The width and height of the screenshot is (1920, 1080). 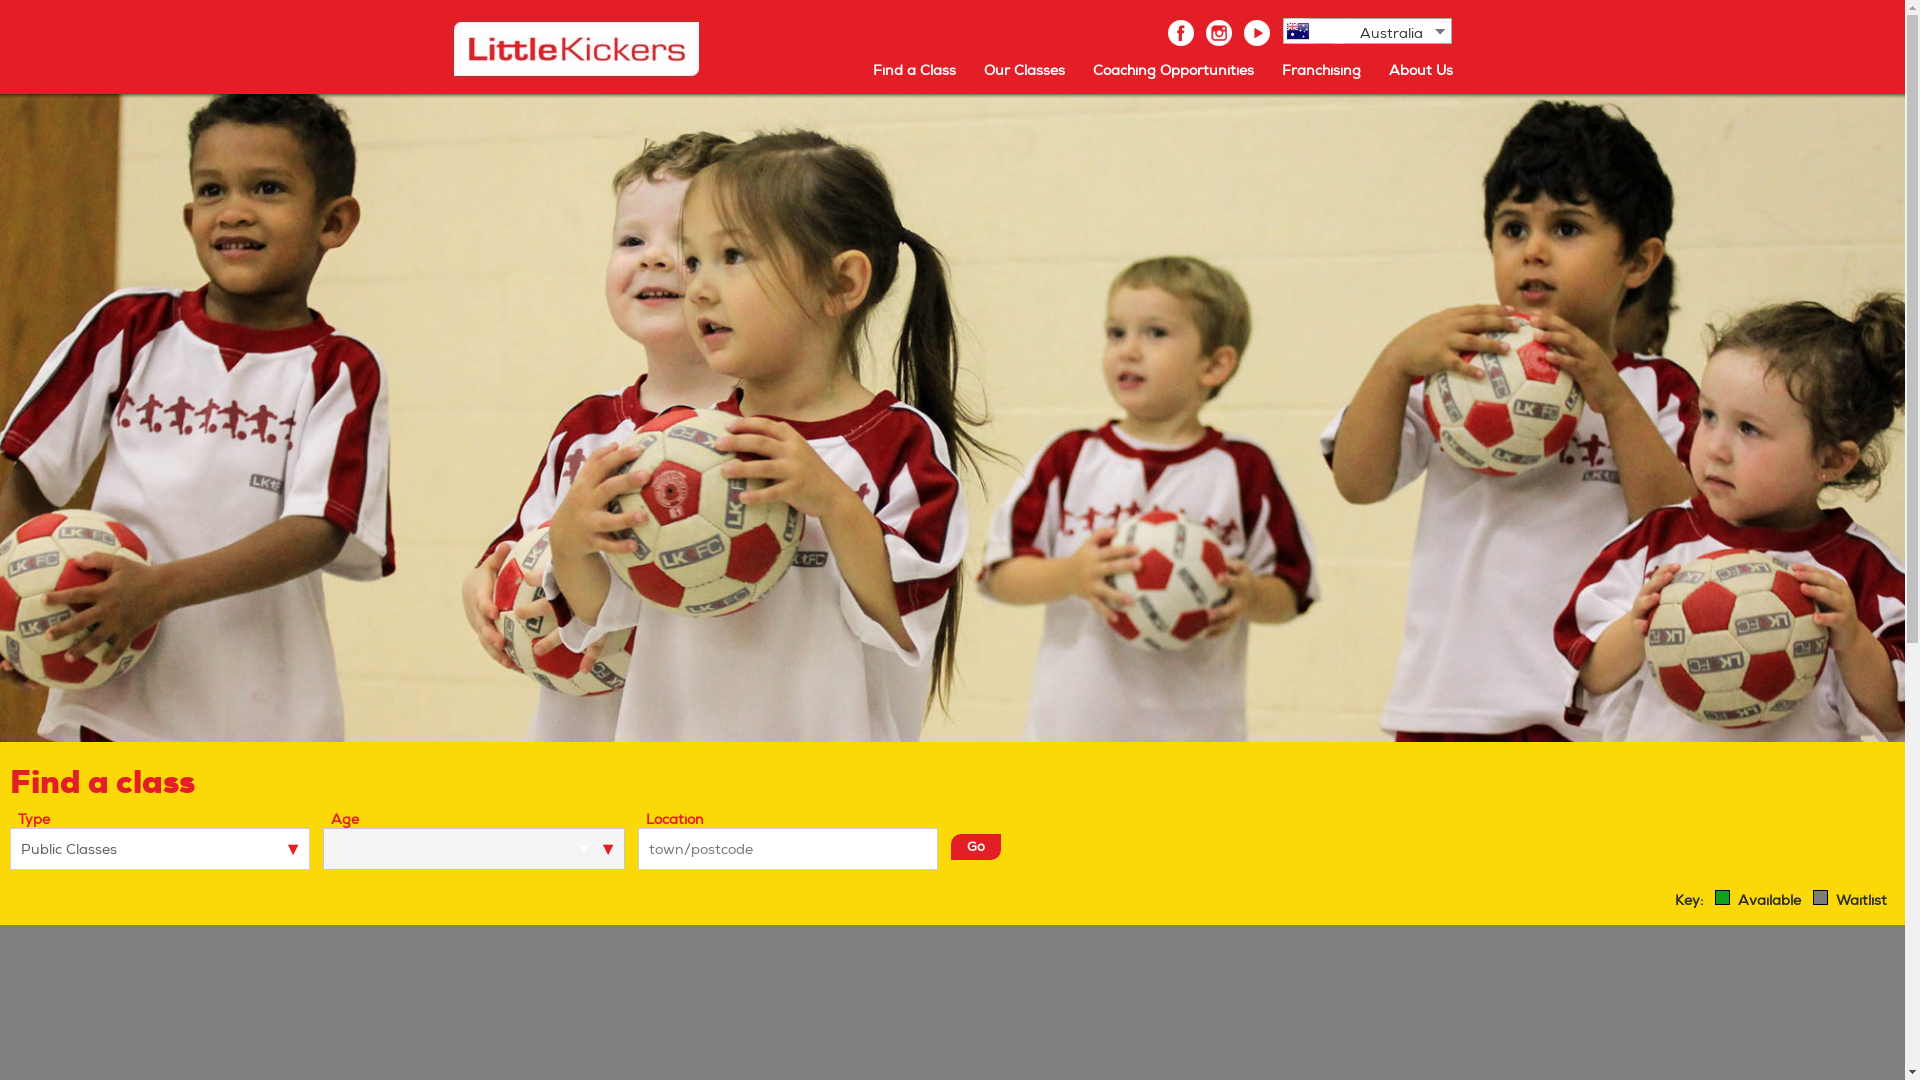 What do you see at coordinates (574, 48) in the screenshot?
I see `'Little Kickers'` at bounding box center [574, 48].